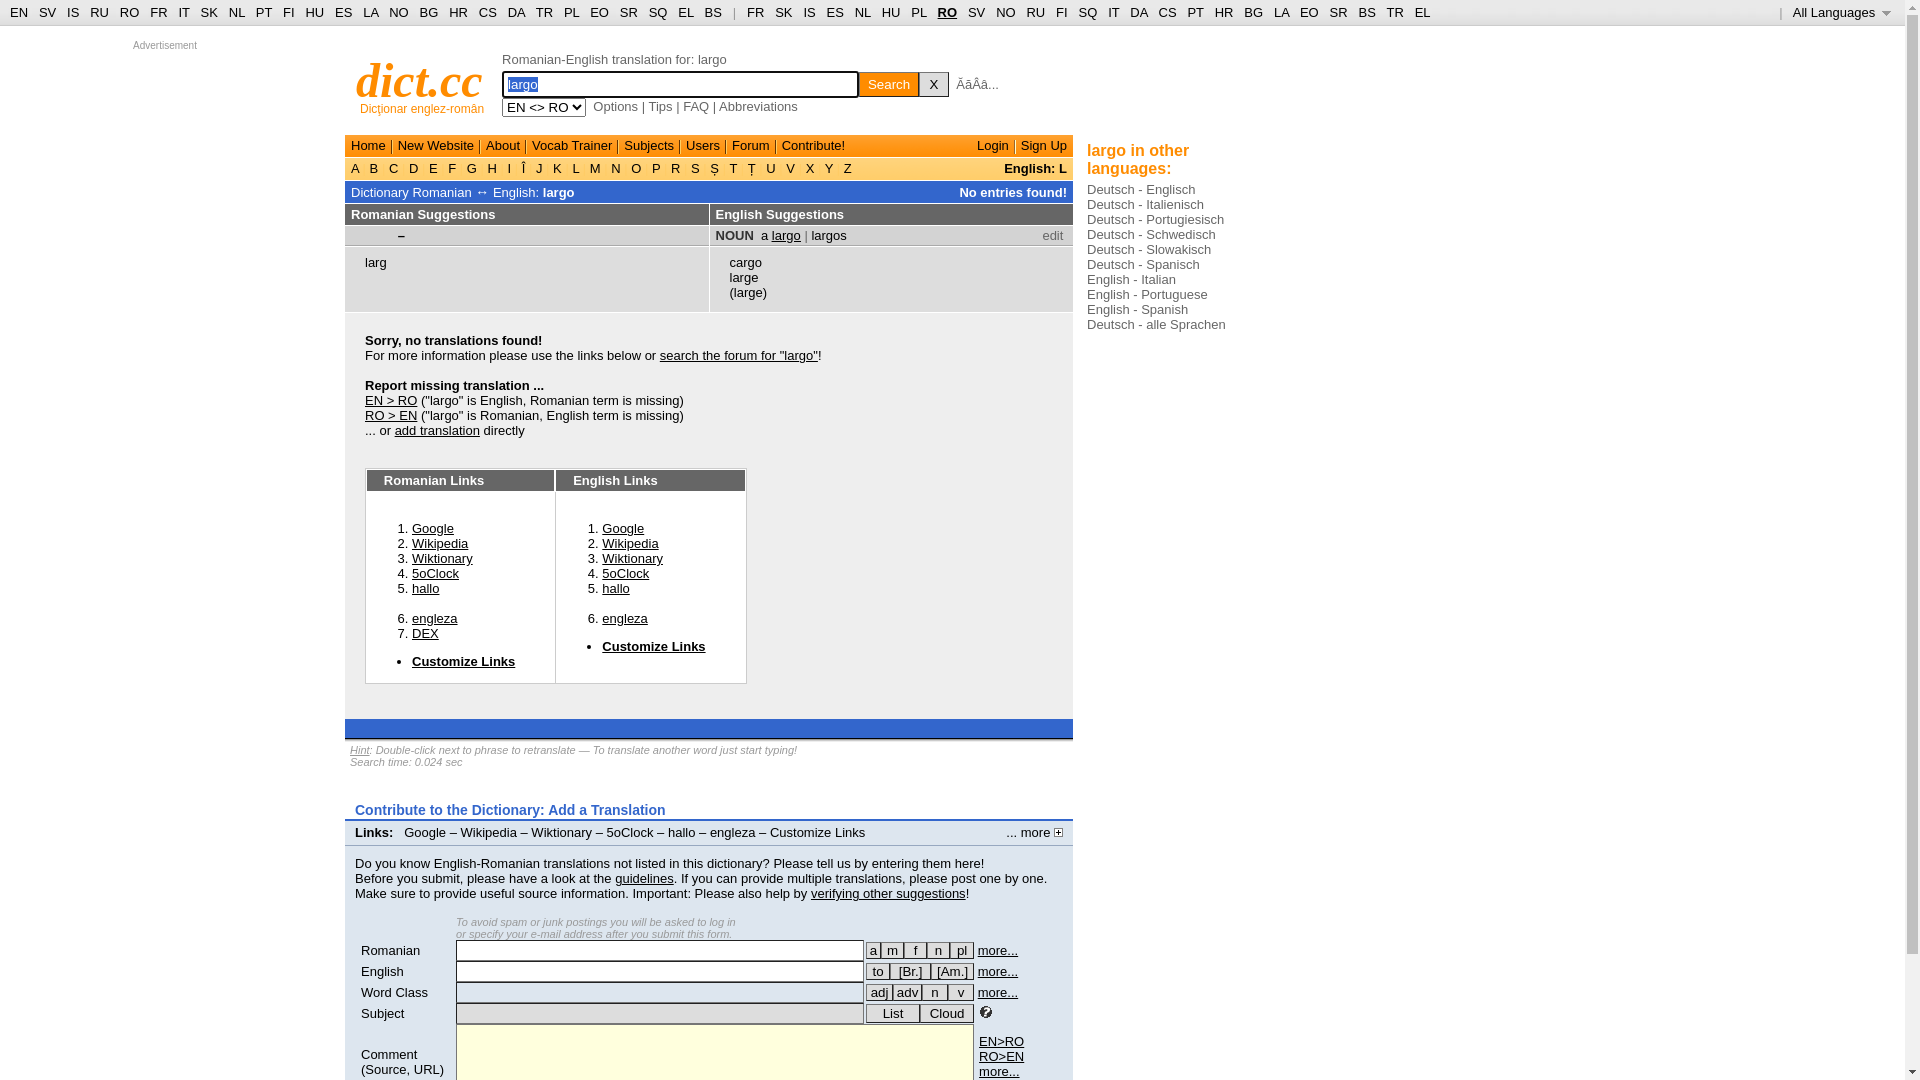 This screenshot has height=1080, width=1920. I want to click on 'adj', so click(879, 992).